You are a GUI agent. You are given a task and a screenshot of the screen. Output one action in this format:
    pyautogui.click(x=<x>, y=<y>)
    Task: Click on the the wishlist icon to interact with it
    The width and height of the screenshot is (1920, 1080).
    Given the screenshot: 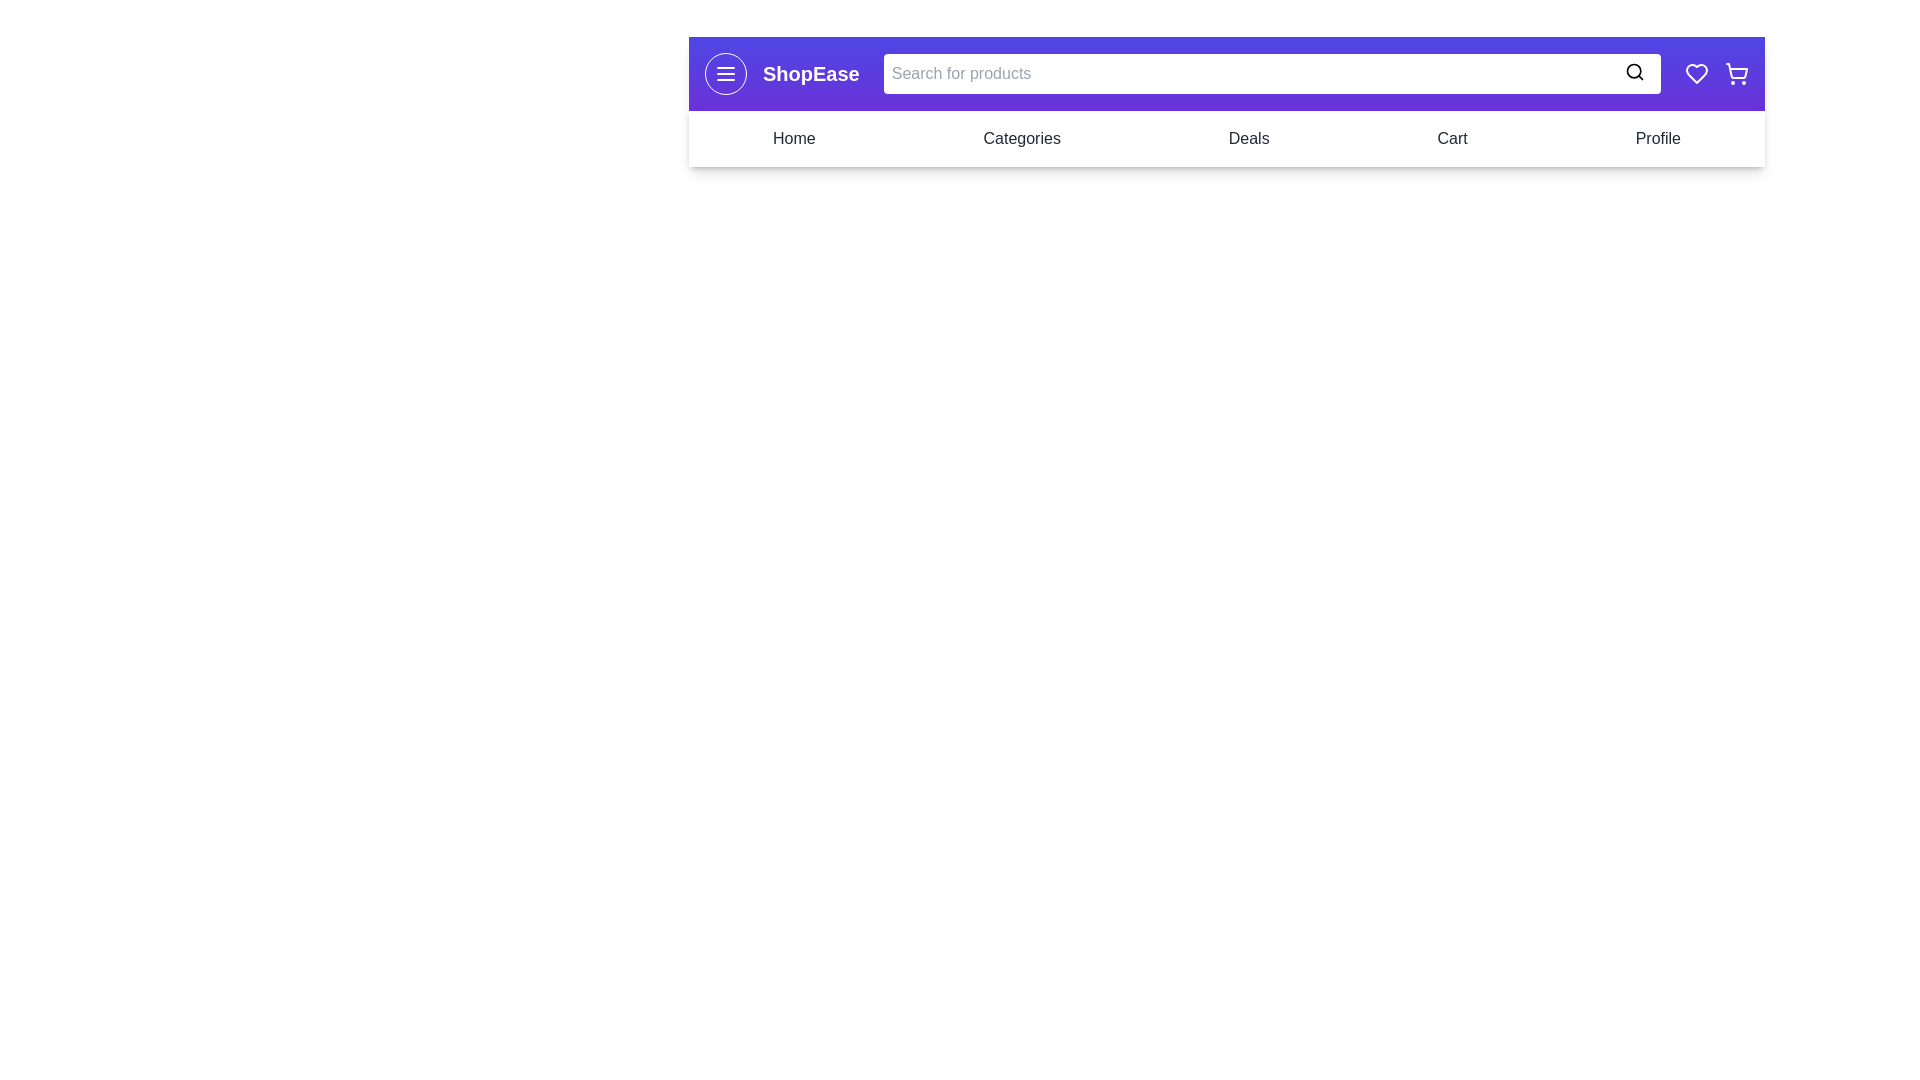 What is the action you would take?
    pyautogui.click(x=1696, y=72)
    